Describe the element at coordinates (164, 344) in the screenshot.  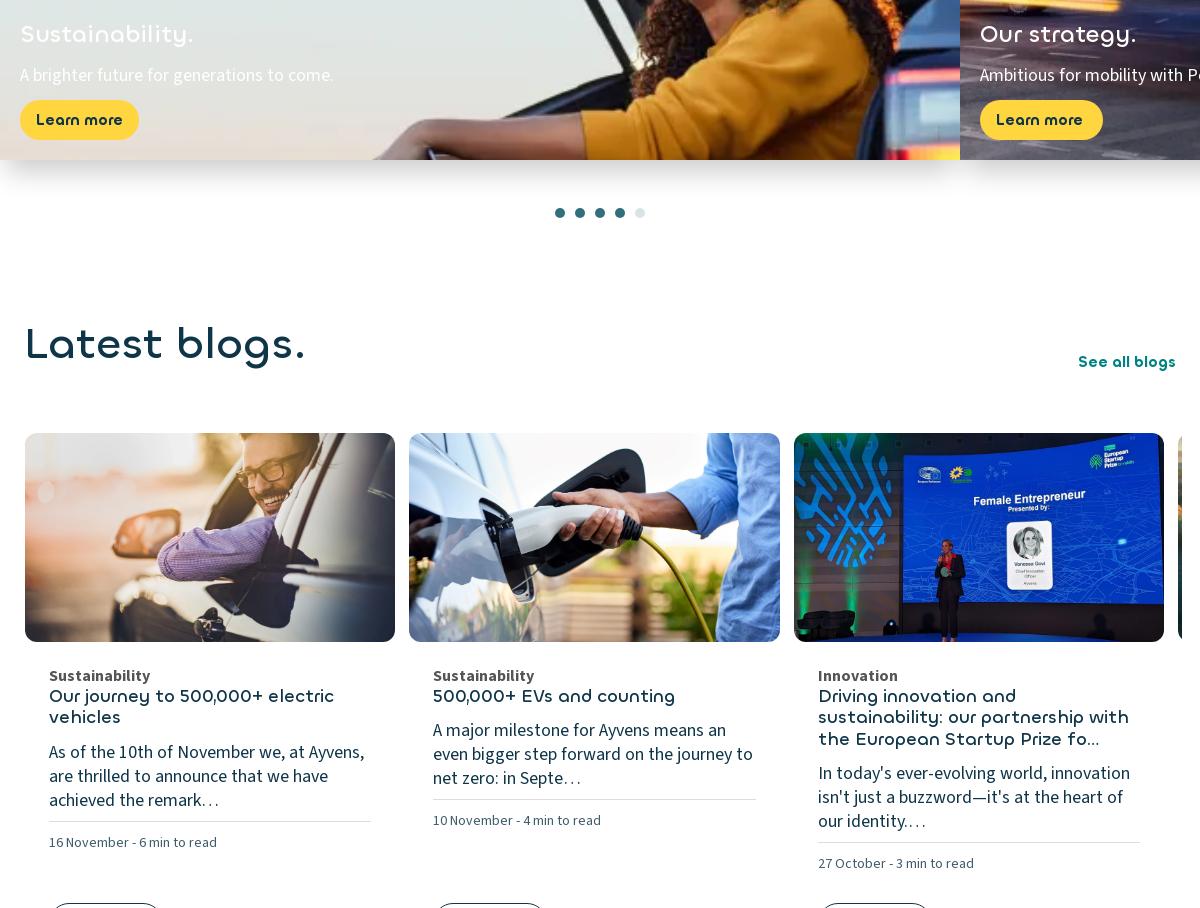
I see `'Latest blogs.'` at that location.